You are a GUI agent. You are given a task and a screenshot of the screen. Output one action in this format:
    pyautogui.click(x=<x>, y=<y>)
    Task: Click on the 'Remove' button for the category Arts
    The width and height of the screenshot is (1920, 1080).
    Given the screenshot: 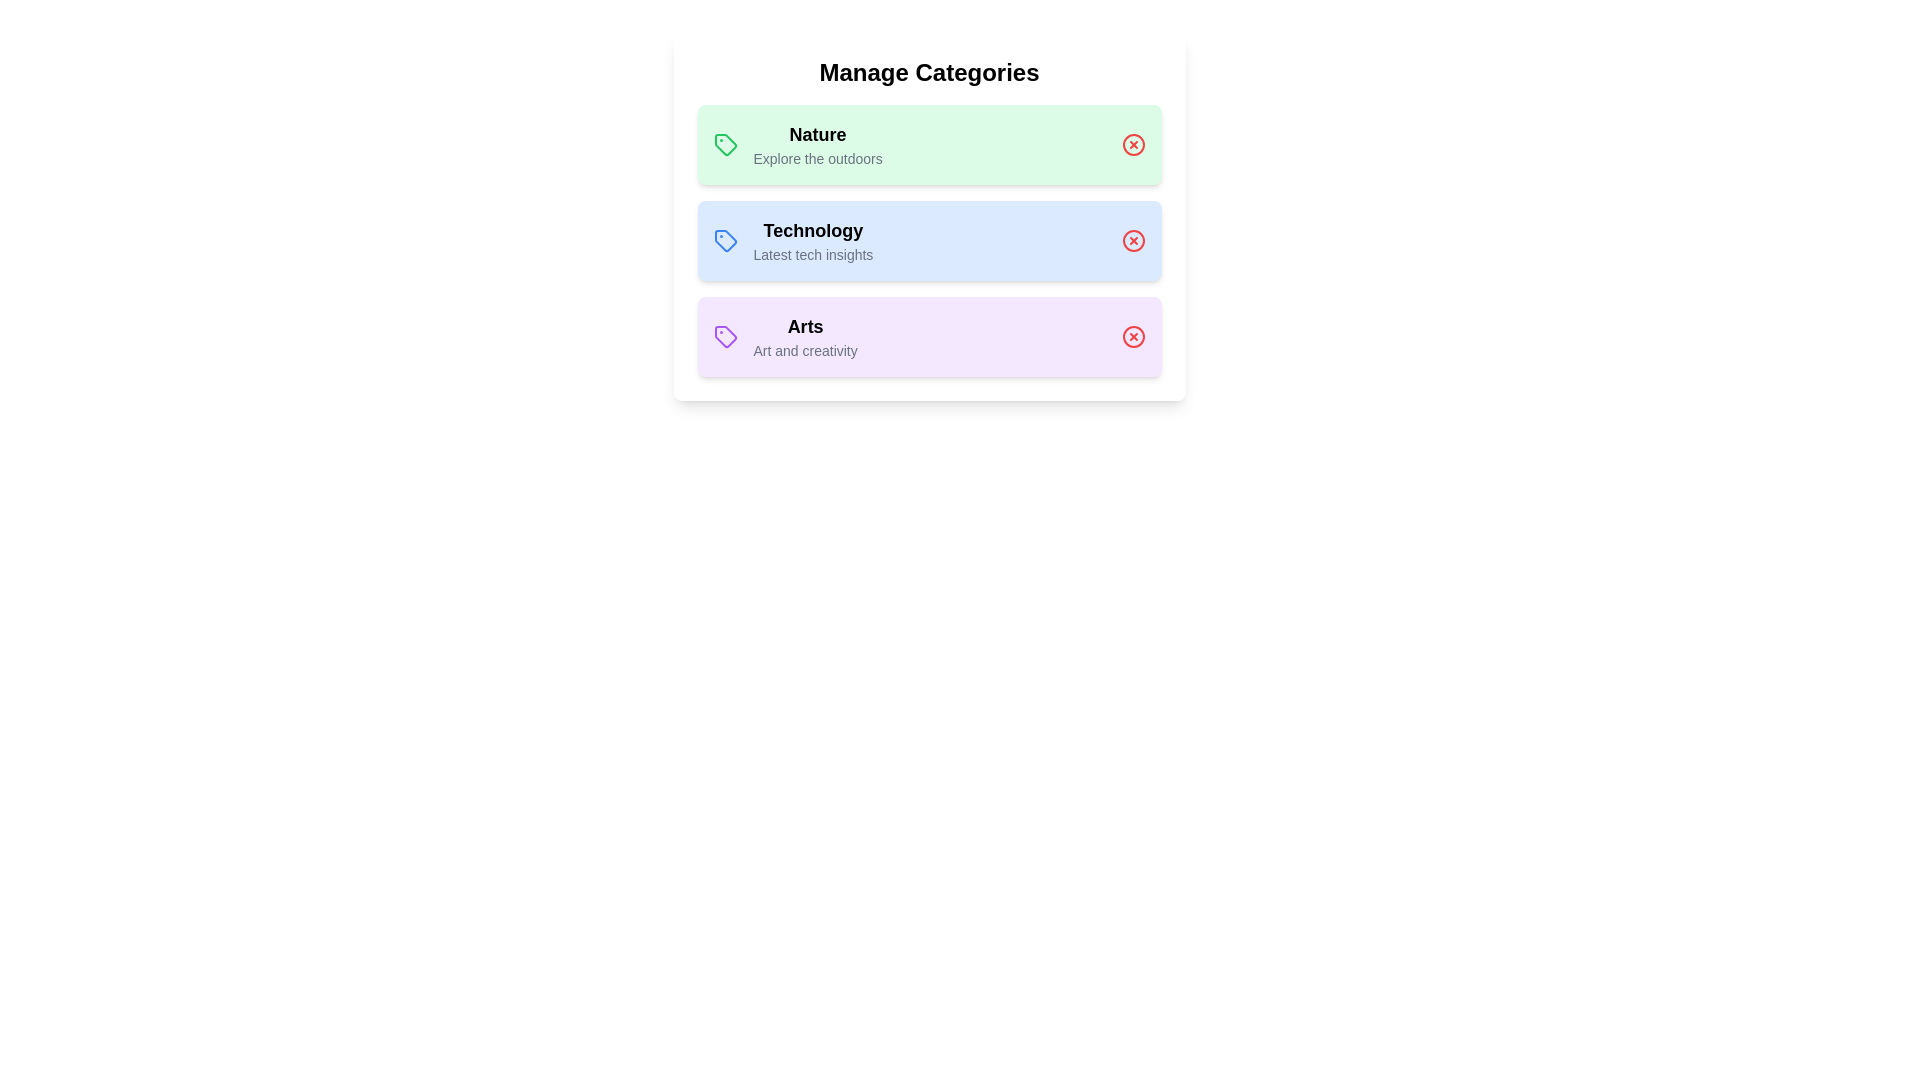 What is the action you would take?
    pyautogui.click(x=1133, y=335)
    